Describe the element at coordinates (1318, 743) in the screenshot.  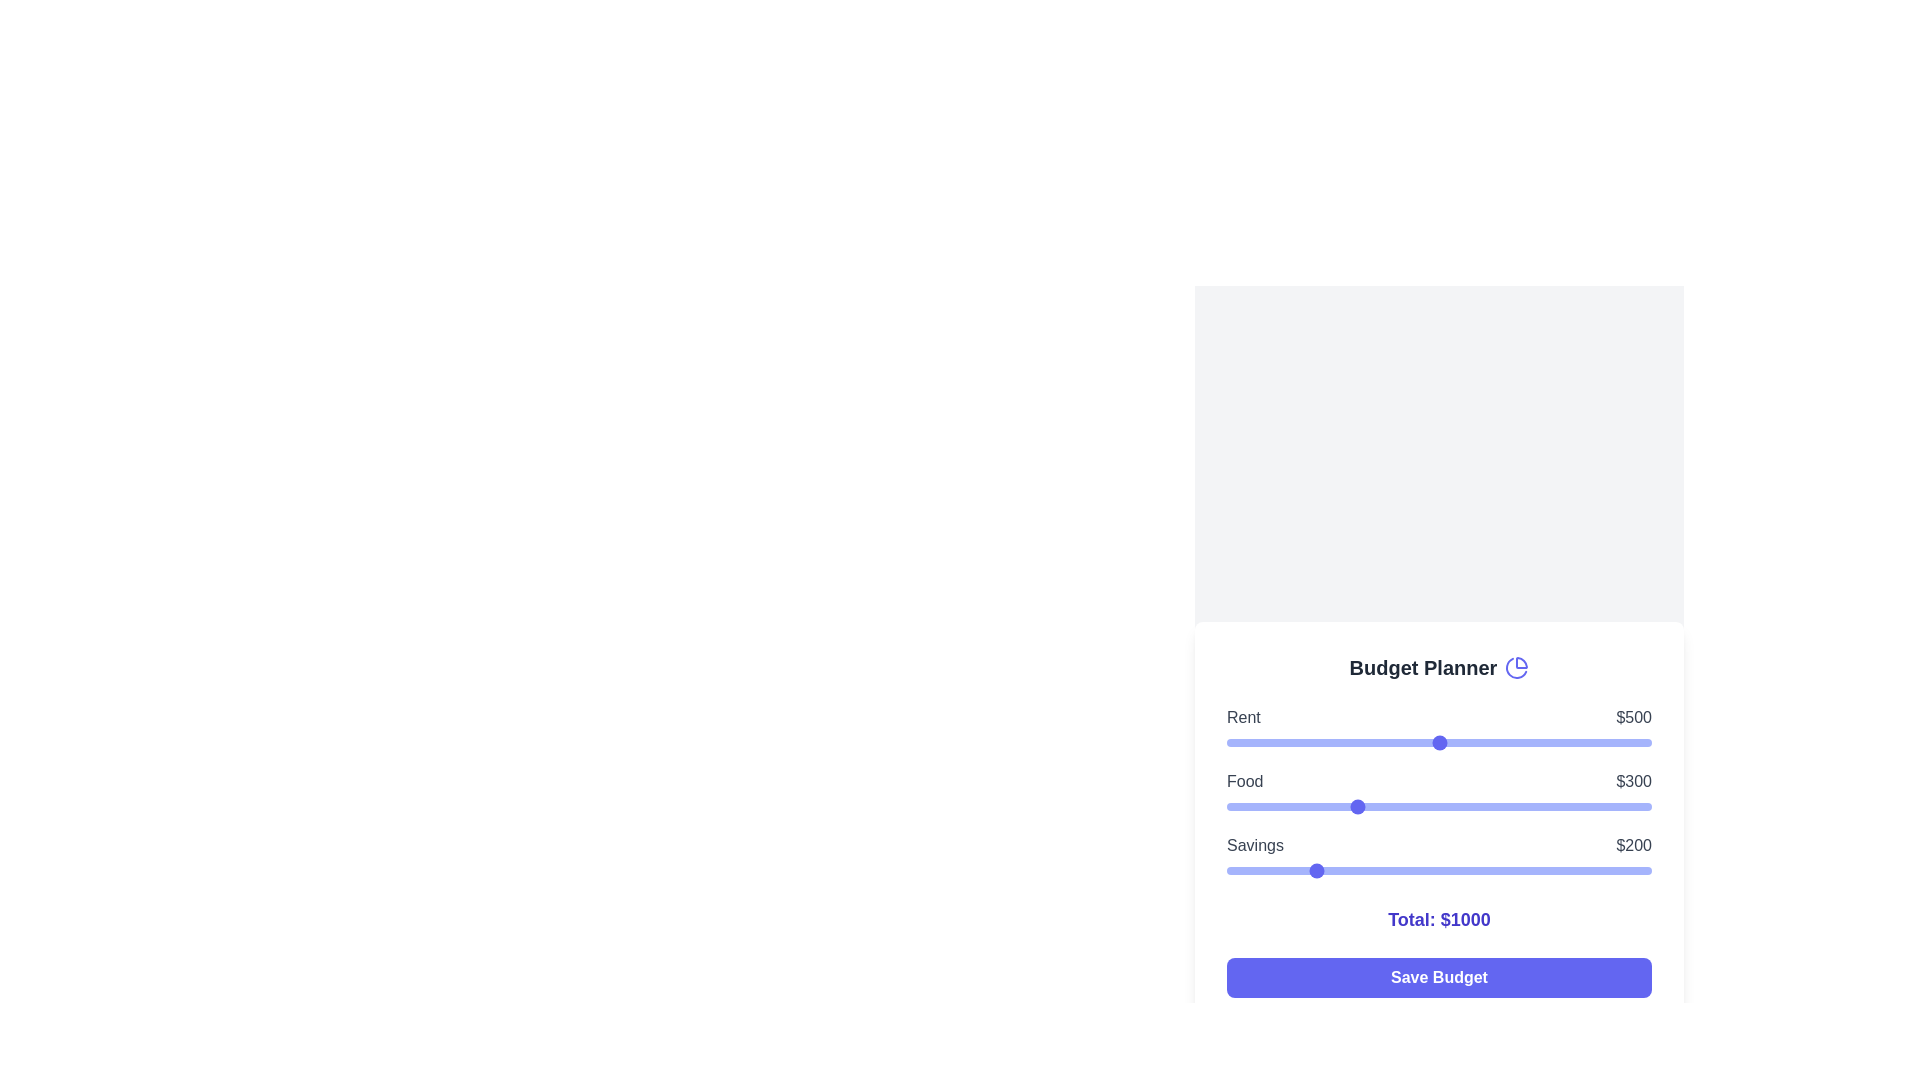
I see `the rent budget slider to 216` at that location.